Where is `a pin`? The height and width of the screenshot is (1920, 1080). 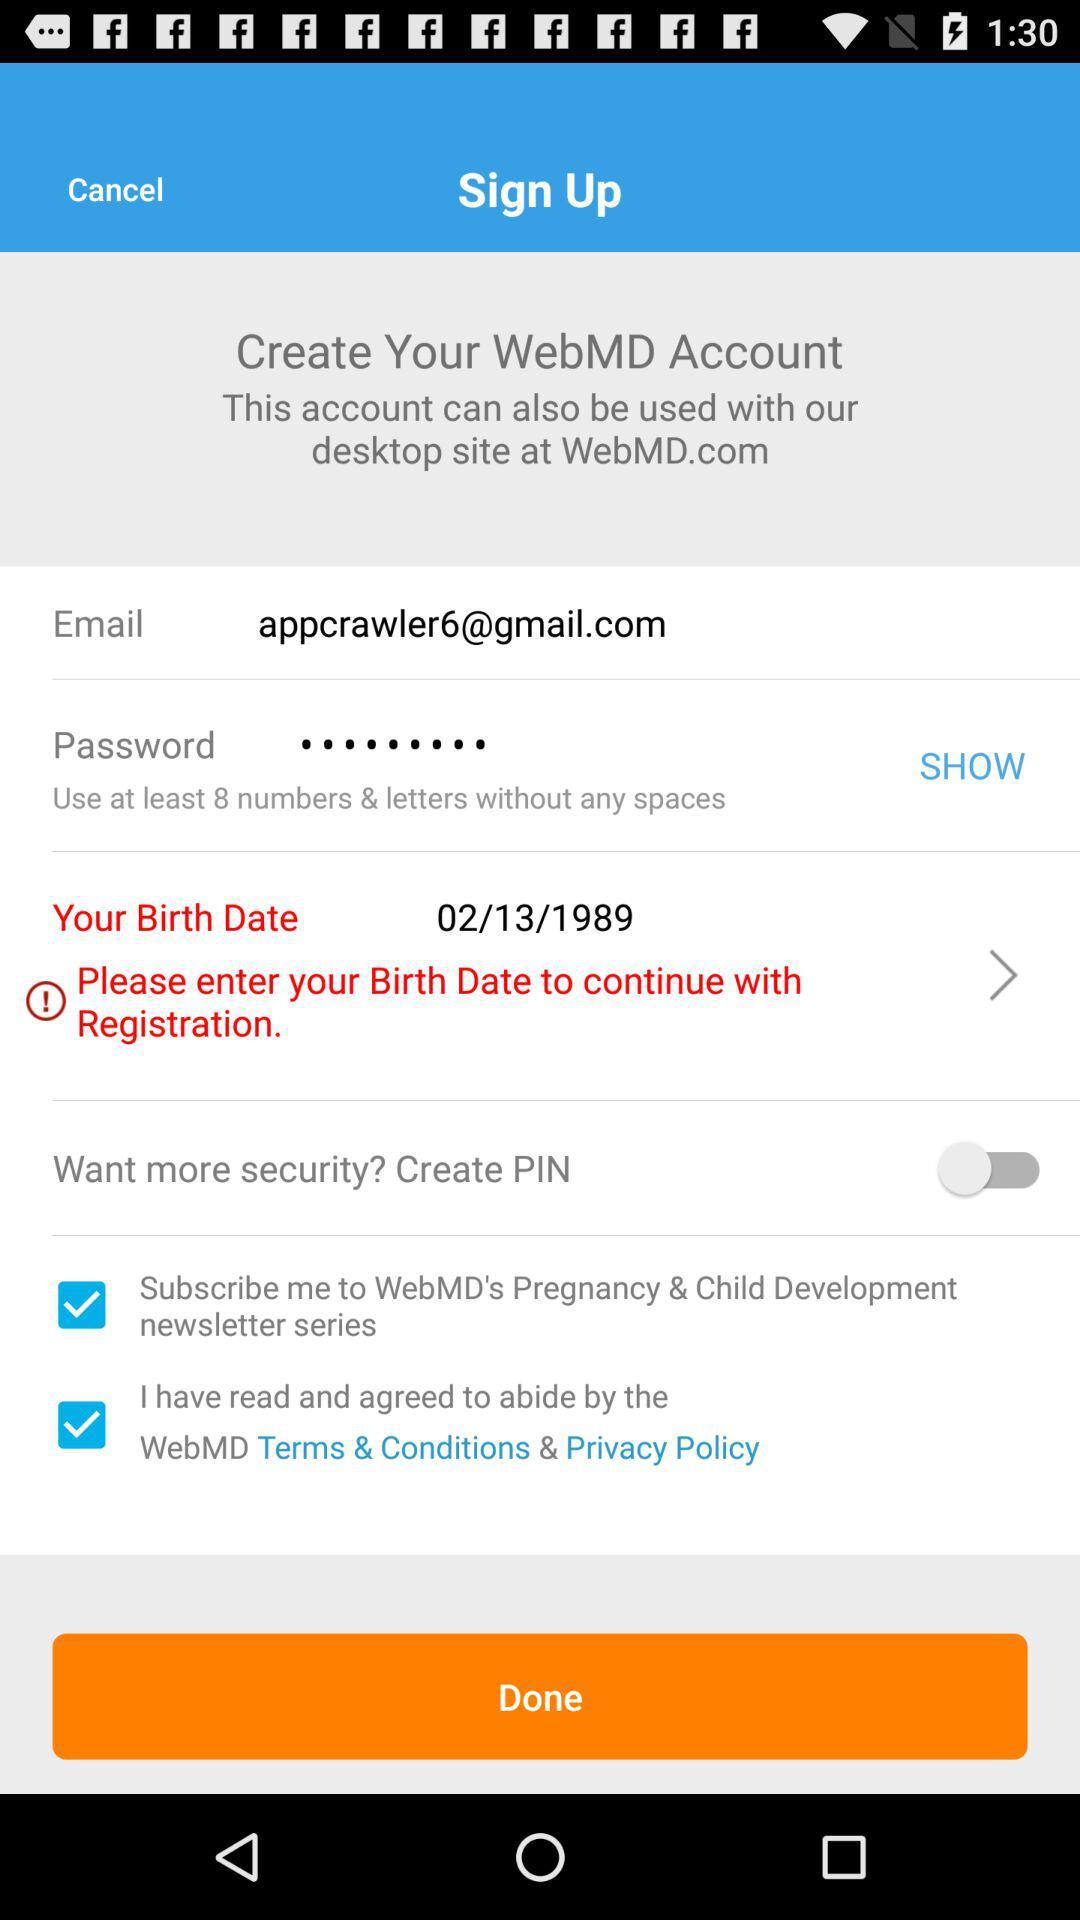
a pin is located at coordinates (991, 1168).